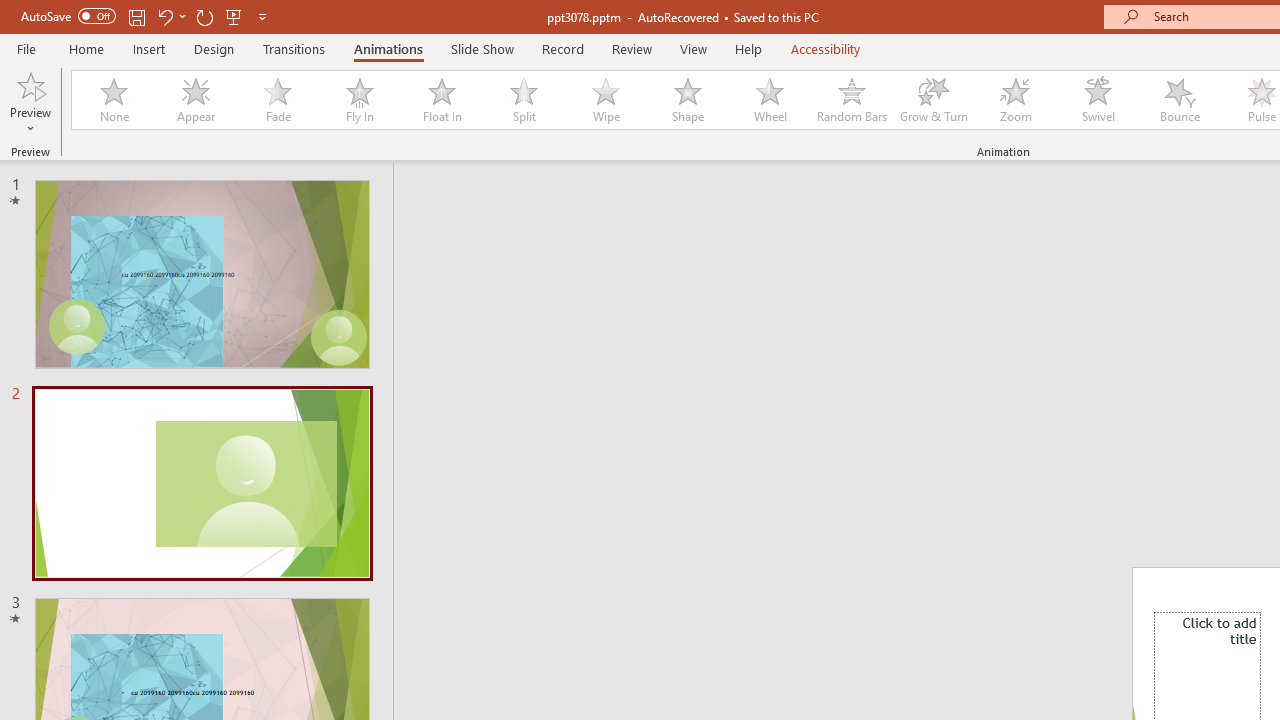 This screenshot has width=1280, height=720. I want to click on 'Random Bars', so click(852, 100).